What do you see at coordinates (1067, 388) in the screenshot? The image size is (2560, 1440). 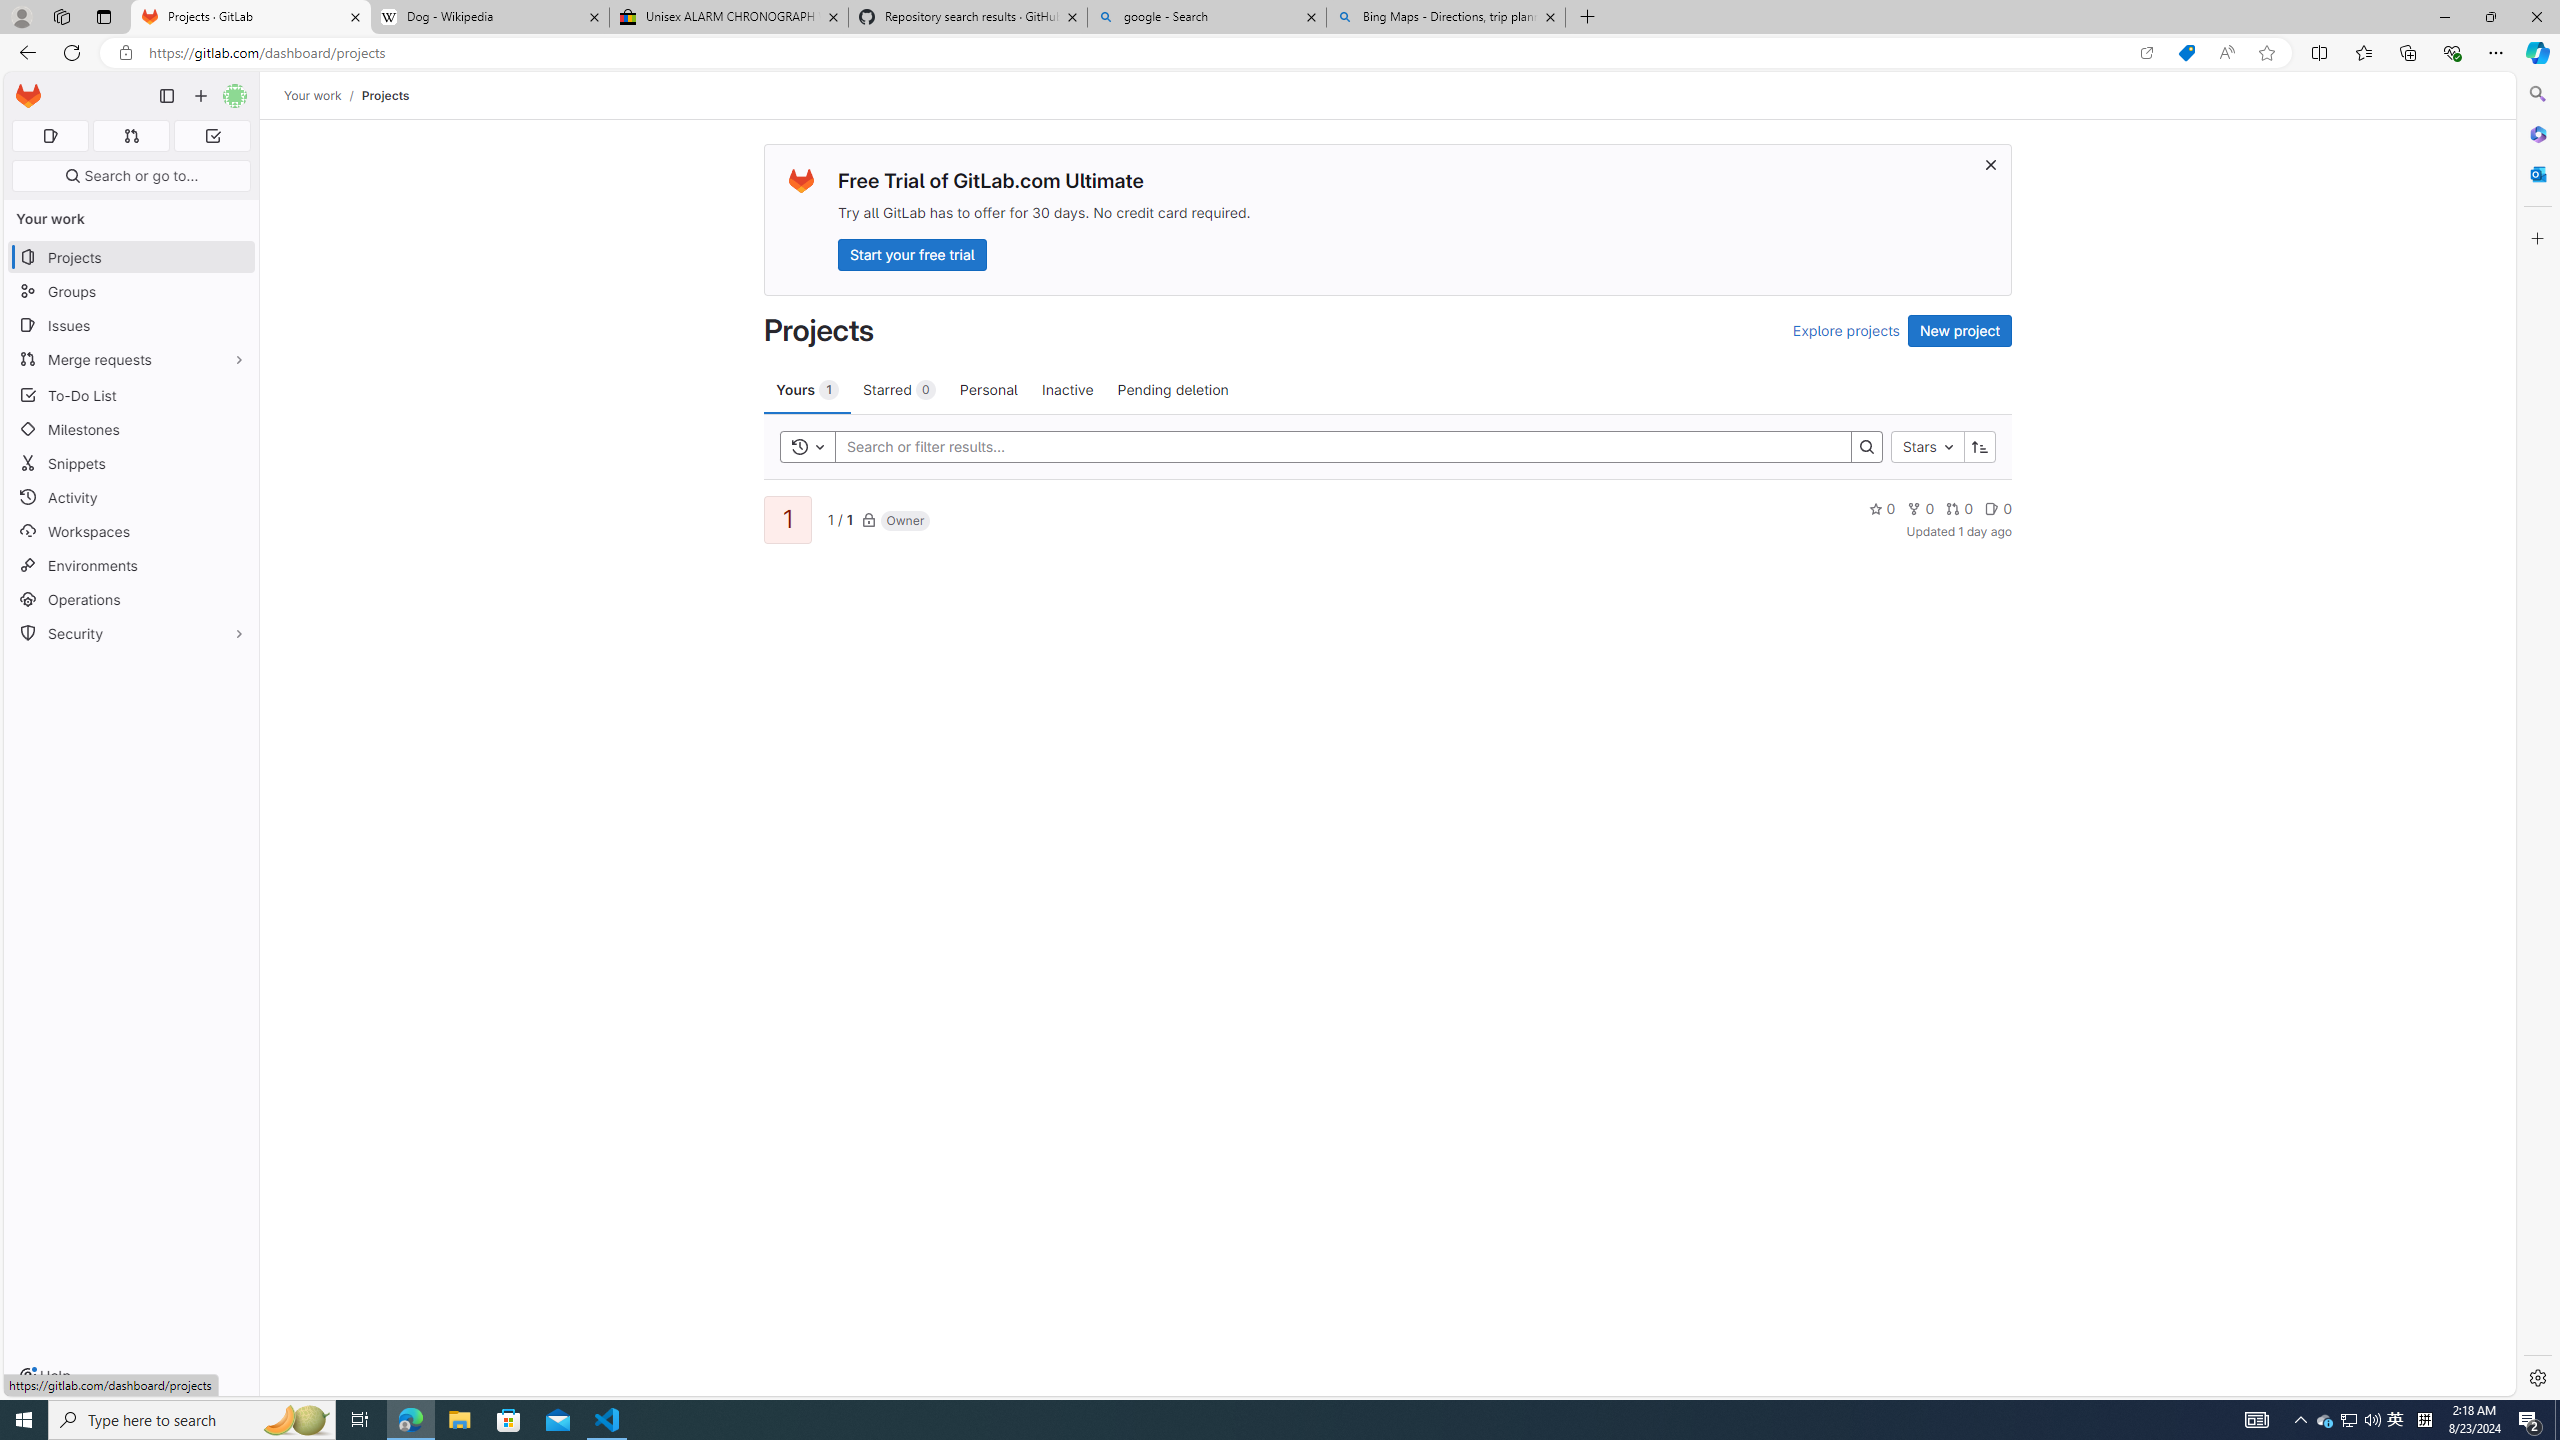 I see `'Inactive'` at bounding box center [1067, 388].